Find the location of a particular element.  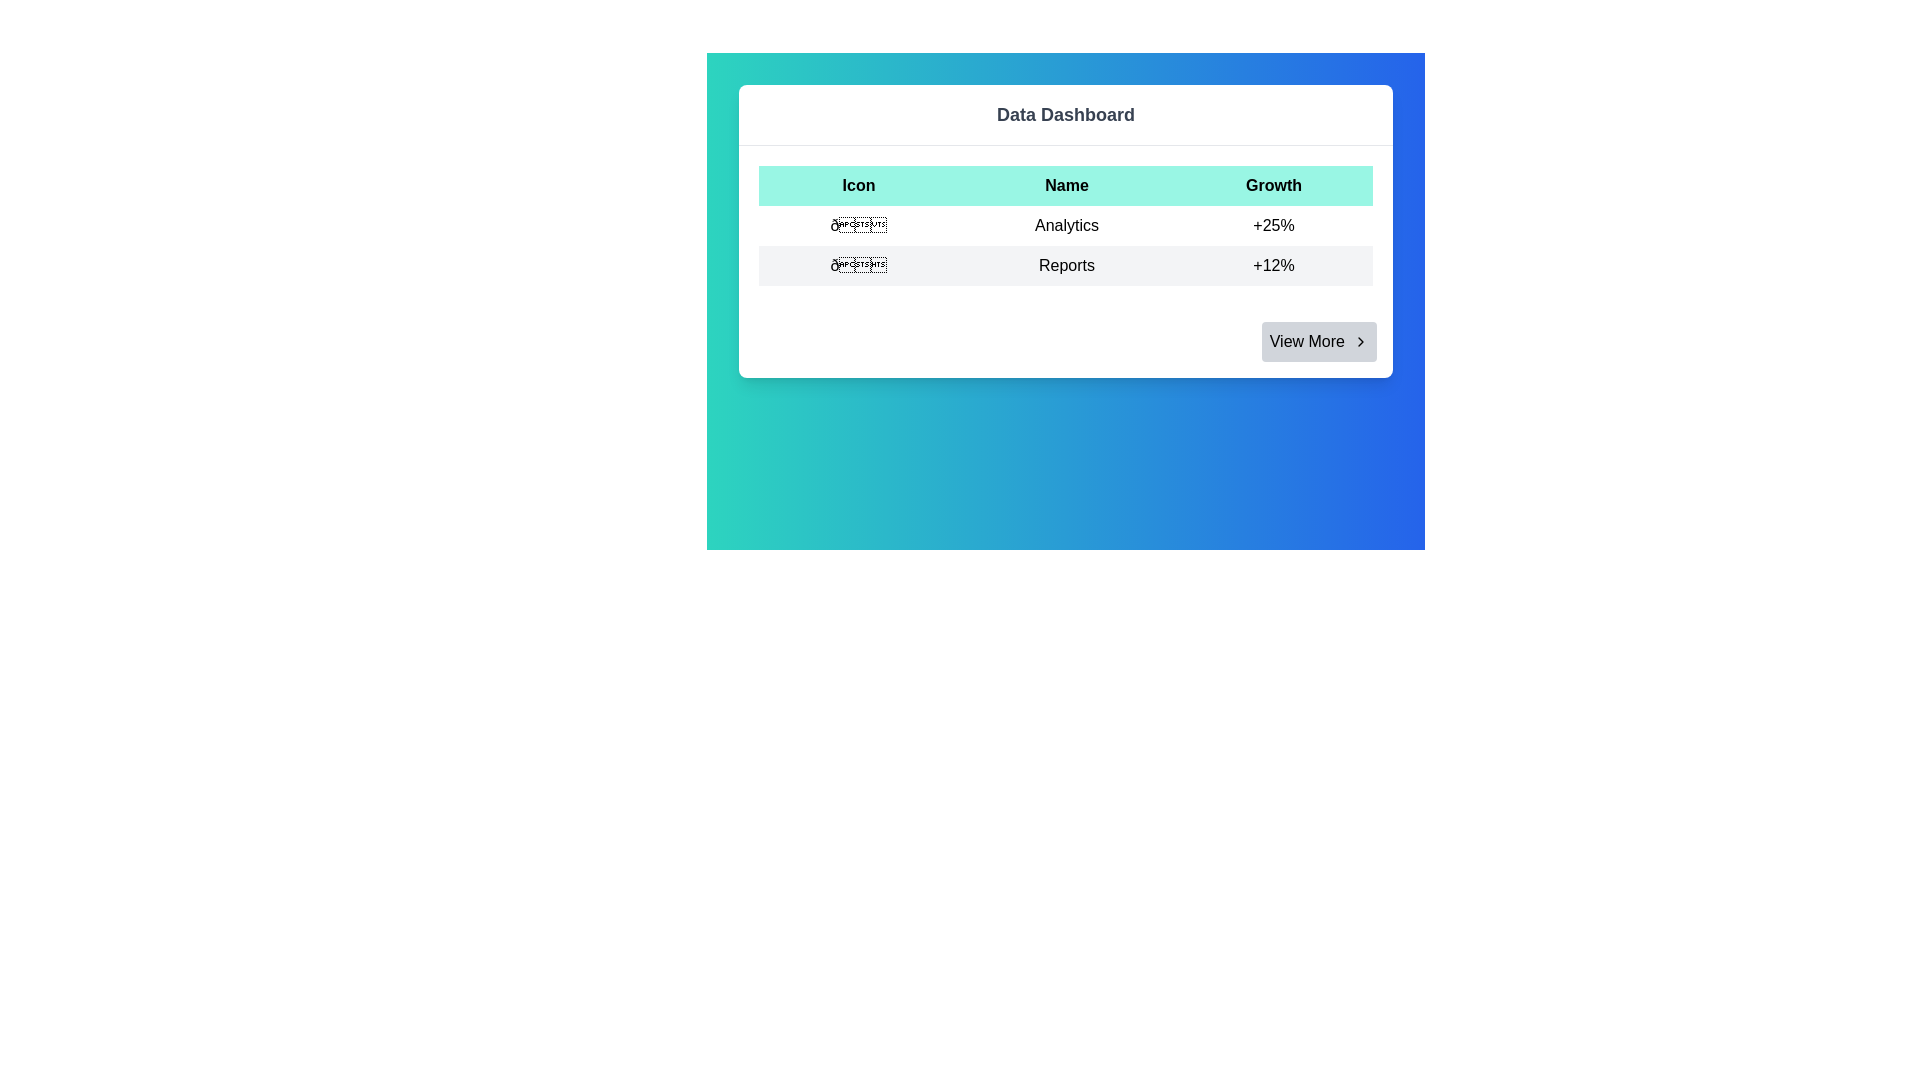

the Label displaying '+25%' in bold black font, located in the second row of the table under the 'Growth' column next to the 'Analytics' entry in the 'Name' column is located at coordinates (1273, 225).